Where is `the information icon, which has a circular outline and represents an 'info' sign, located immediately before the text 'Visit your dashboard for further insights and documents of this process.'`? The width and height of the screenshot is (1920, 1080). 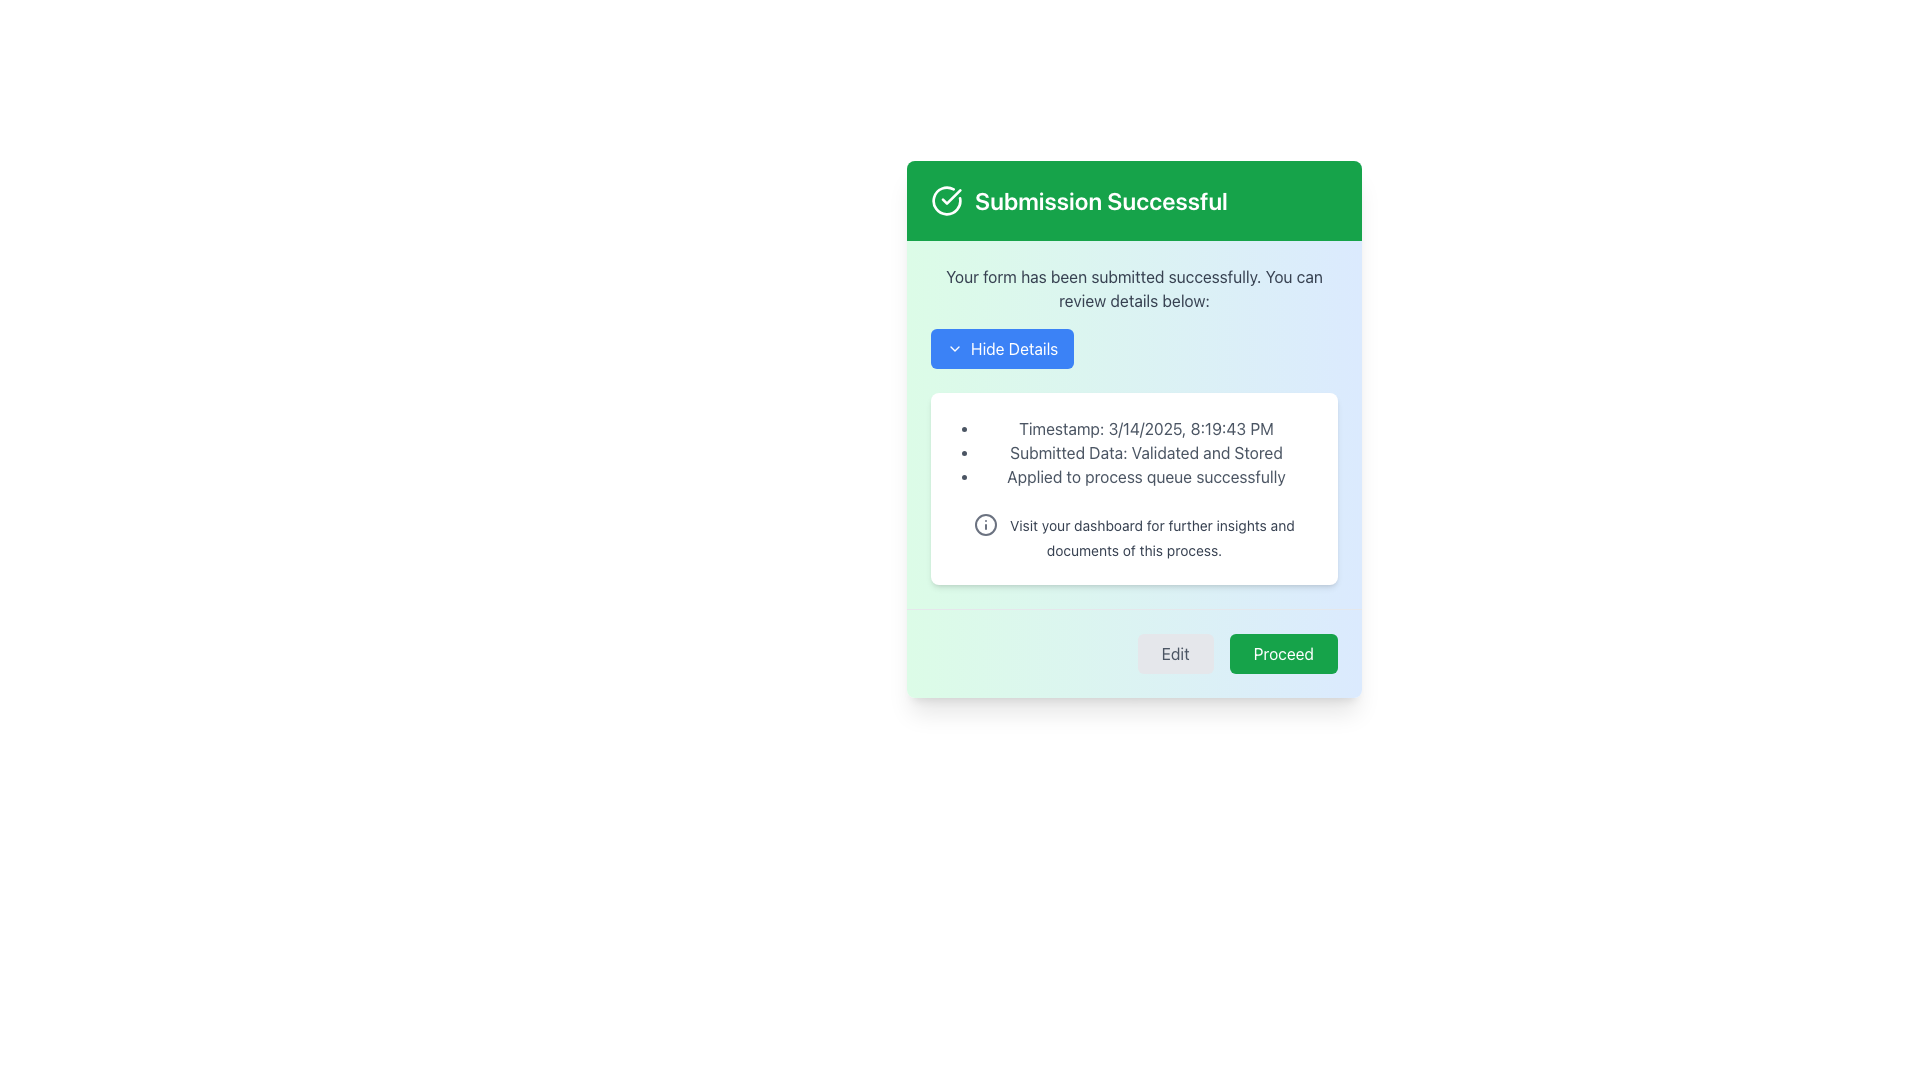
the information icon, which has a circular outline and represents an 'info' sign, located immediately before the text 'Visit your dashboard for further insights and documents of this process.' is located at coordinates (986, 523).